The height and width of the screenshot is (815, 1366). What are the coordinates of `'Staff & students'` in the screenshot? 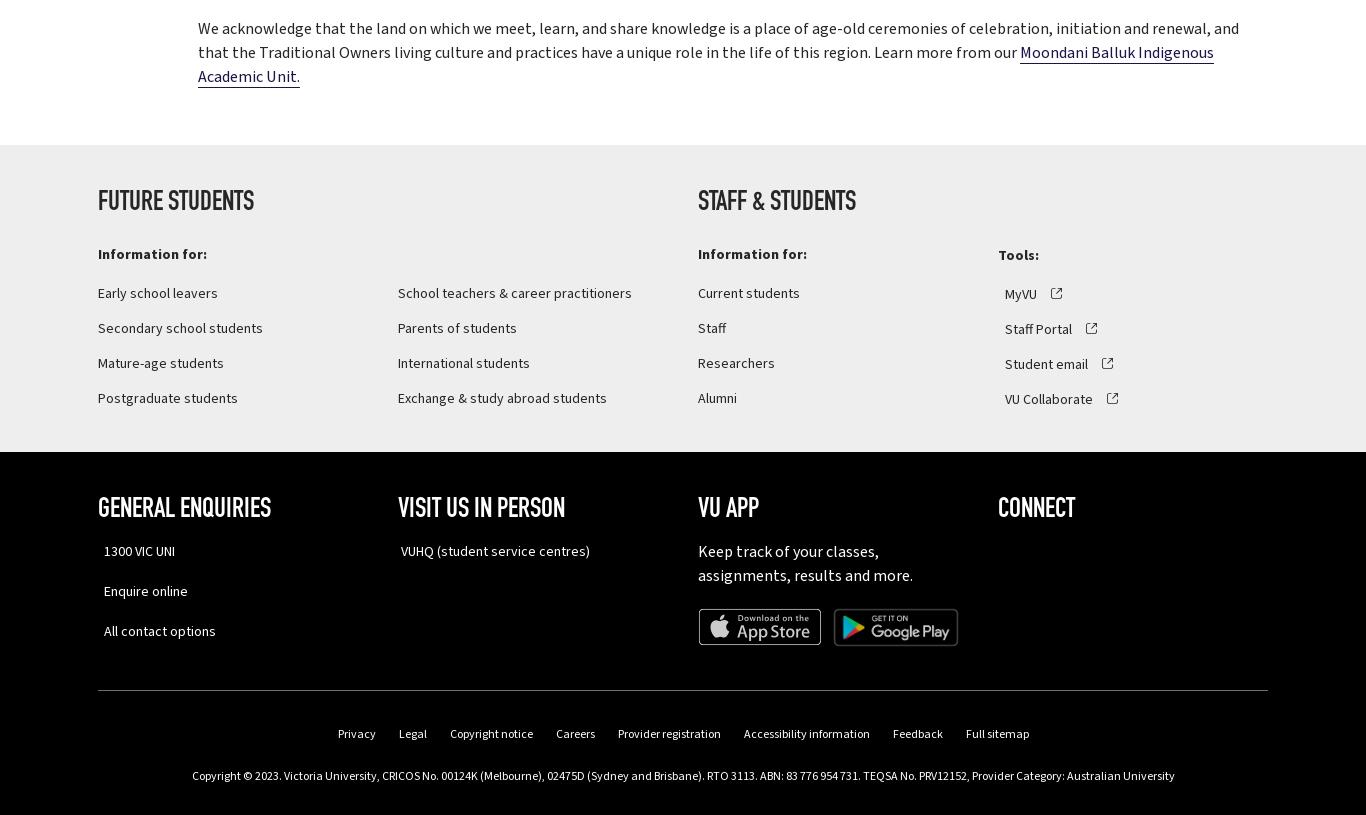 It's located at (776, 203).